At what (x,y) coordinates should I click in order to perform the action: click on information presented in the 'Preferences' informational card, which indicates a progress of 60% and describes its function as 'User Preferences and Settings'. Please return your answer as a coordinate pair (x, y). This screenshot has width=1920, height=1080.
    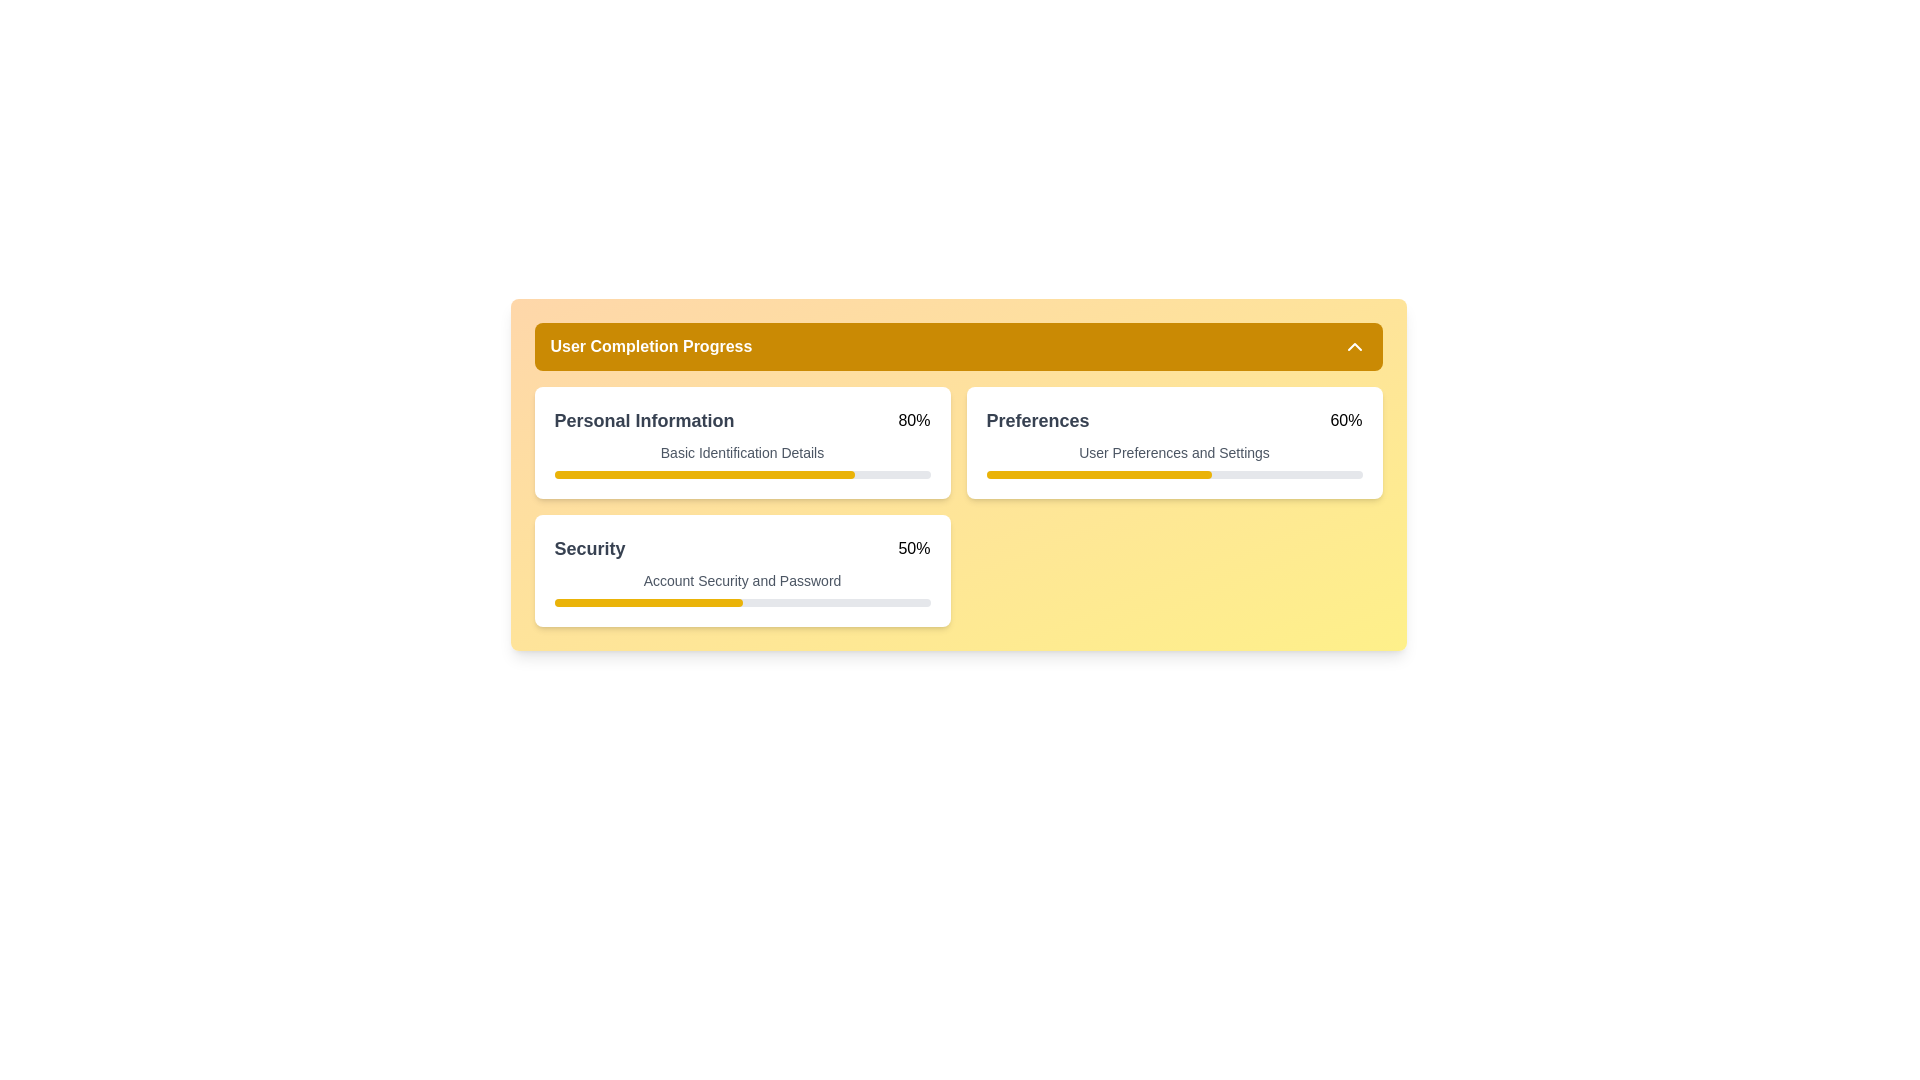
    Looking at the image, I should click on (1174, 442).